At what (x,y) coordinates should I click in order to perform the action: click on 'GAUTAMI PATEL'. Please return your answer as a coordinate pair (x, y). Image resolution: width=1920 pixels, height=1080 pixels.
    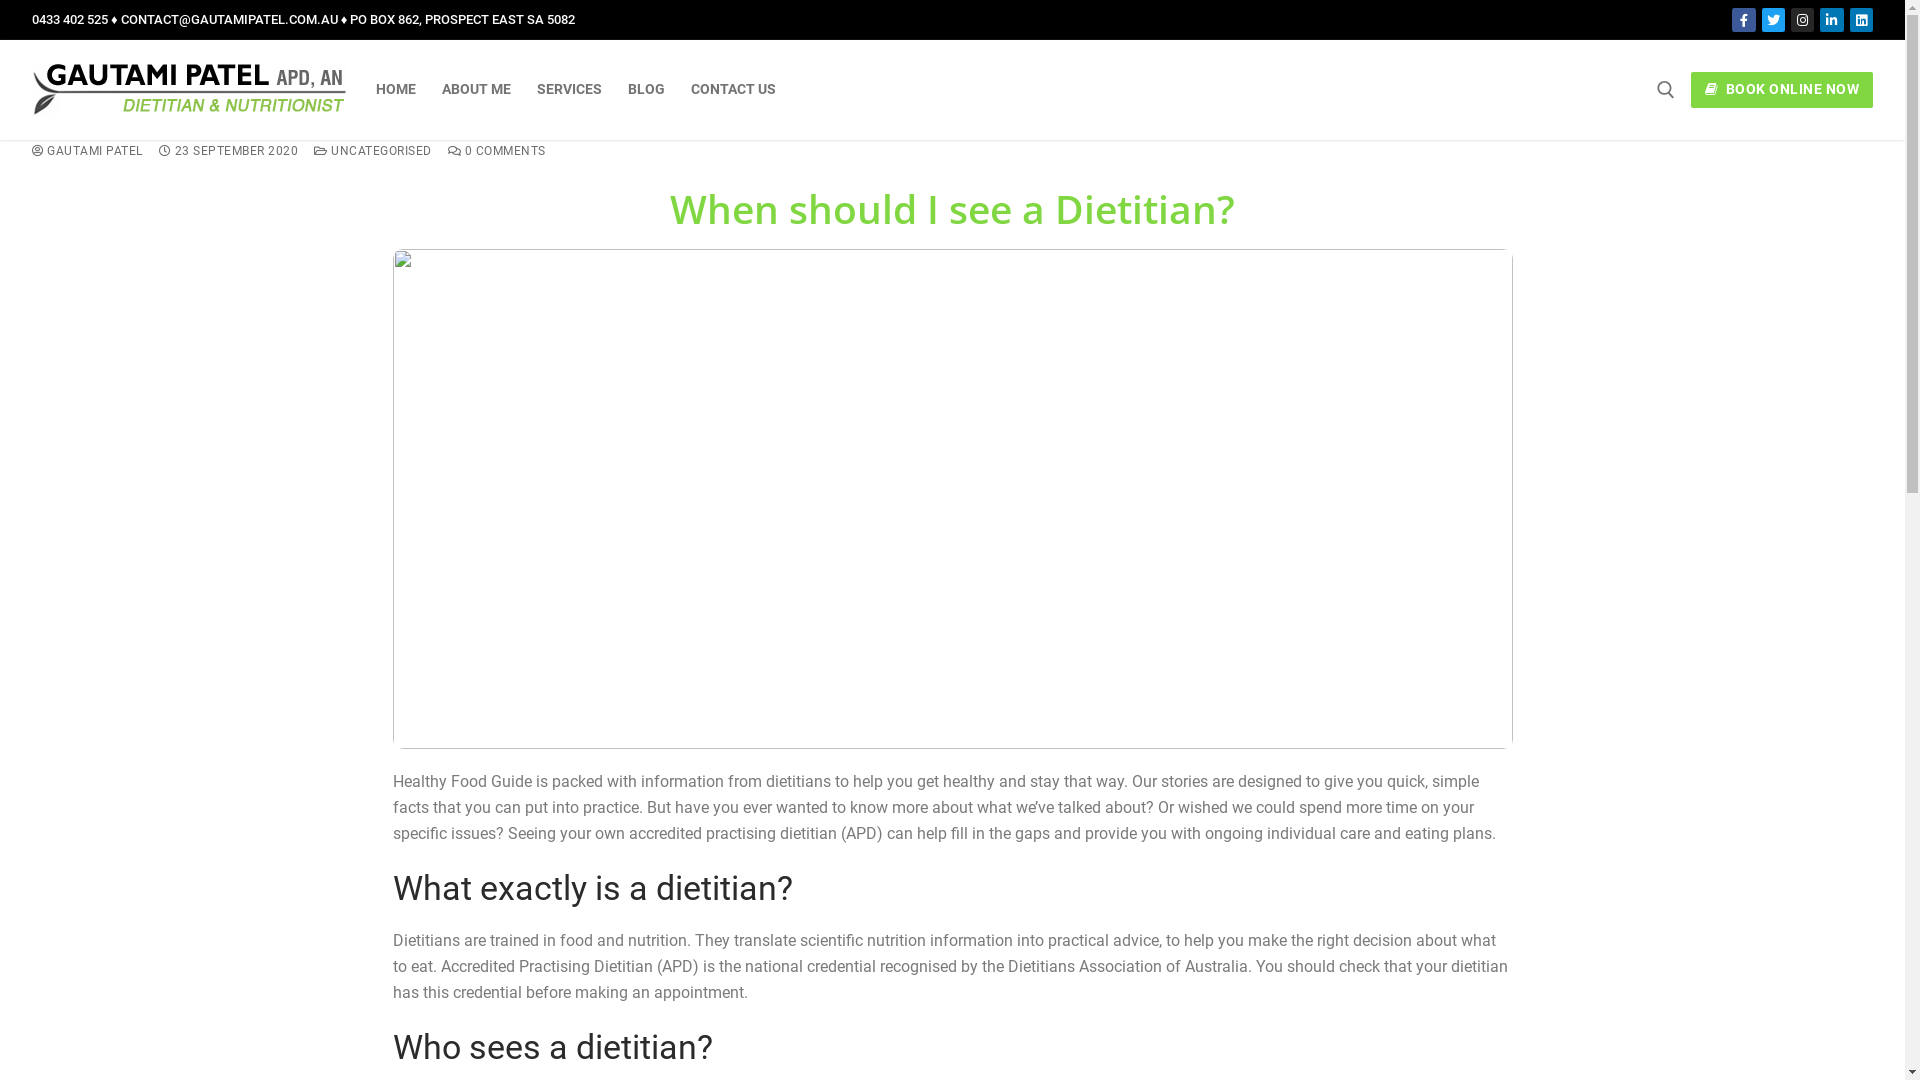
    Looking at the image, I should click on (32, 149).